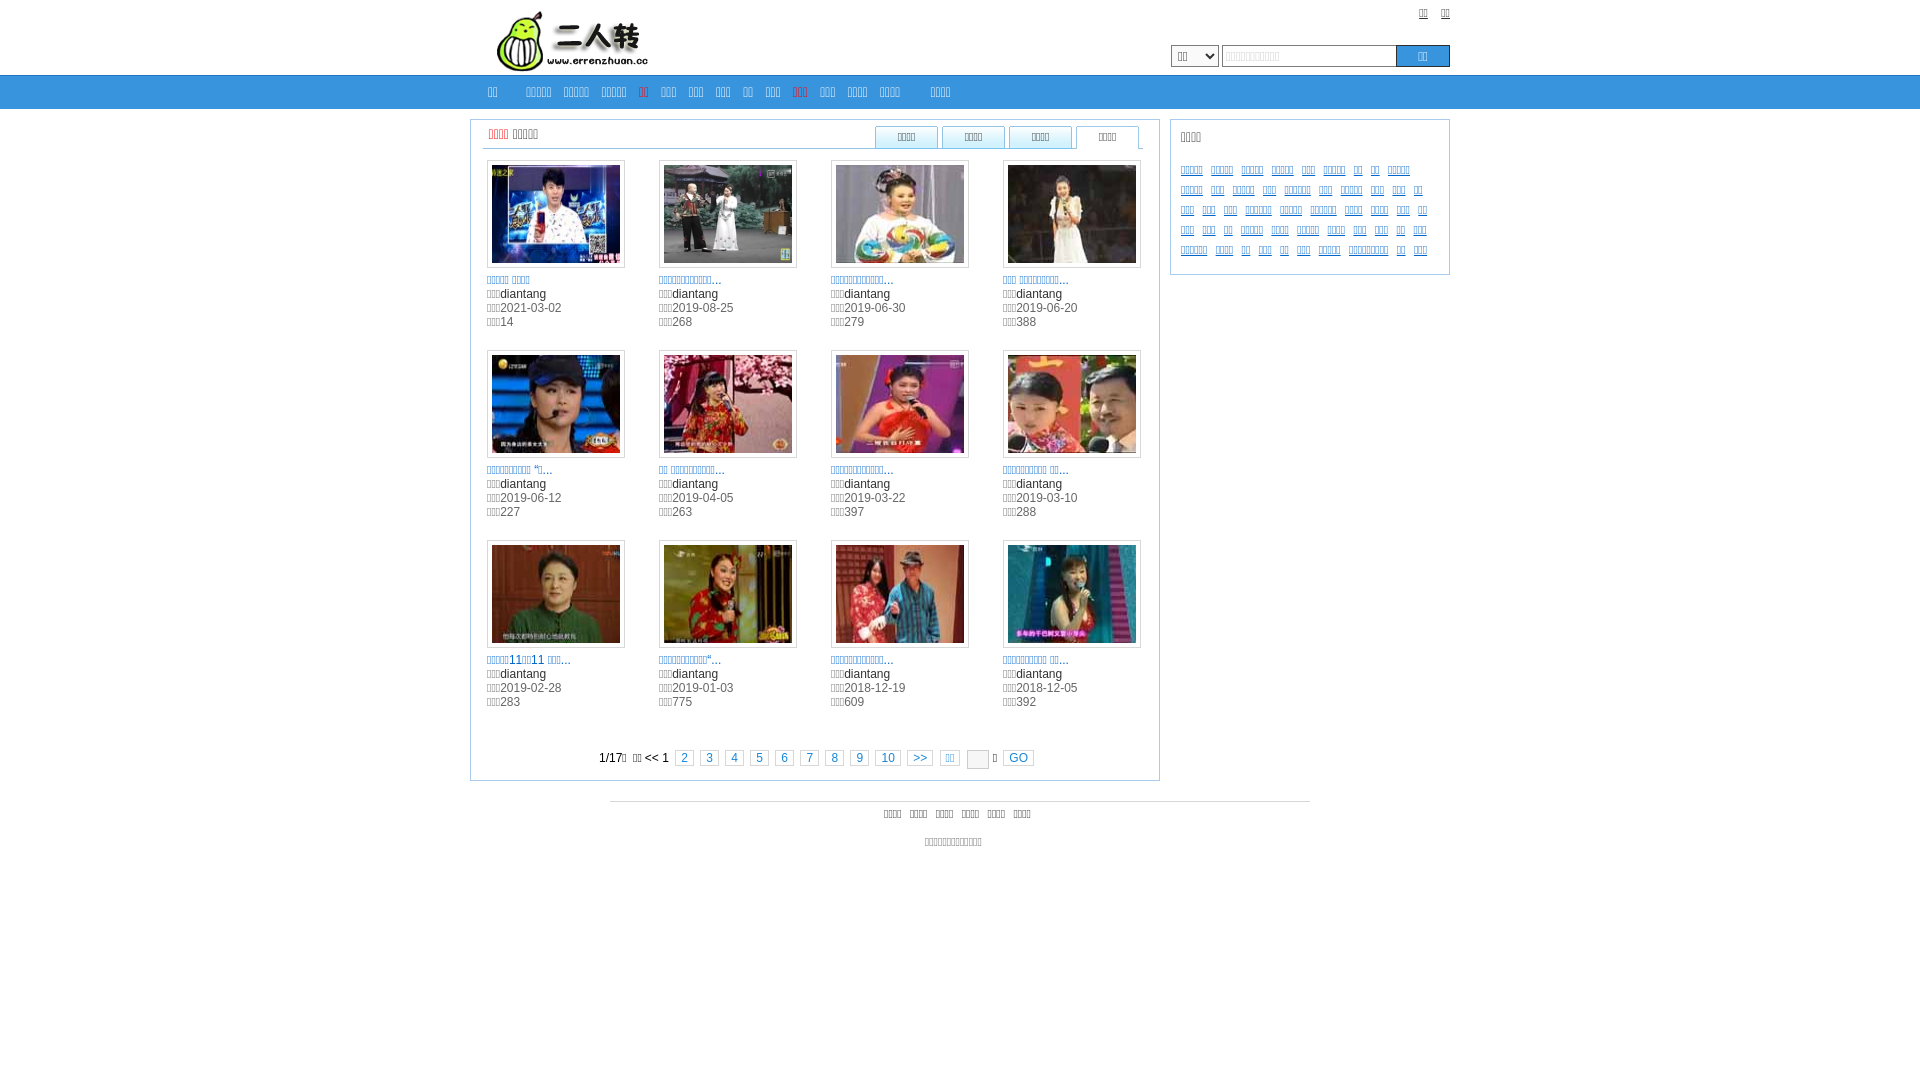  Describe the element at coordinates (1018, 758) in the screenshot. I see `'GO'` at that location.